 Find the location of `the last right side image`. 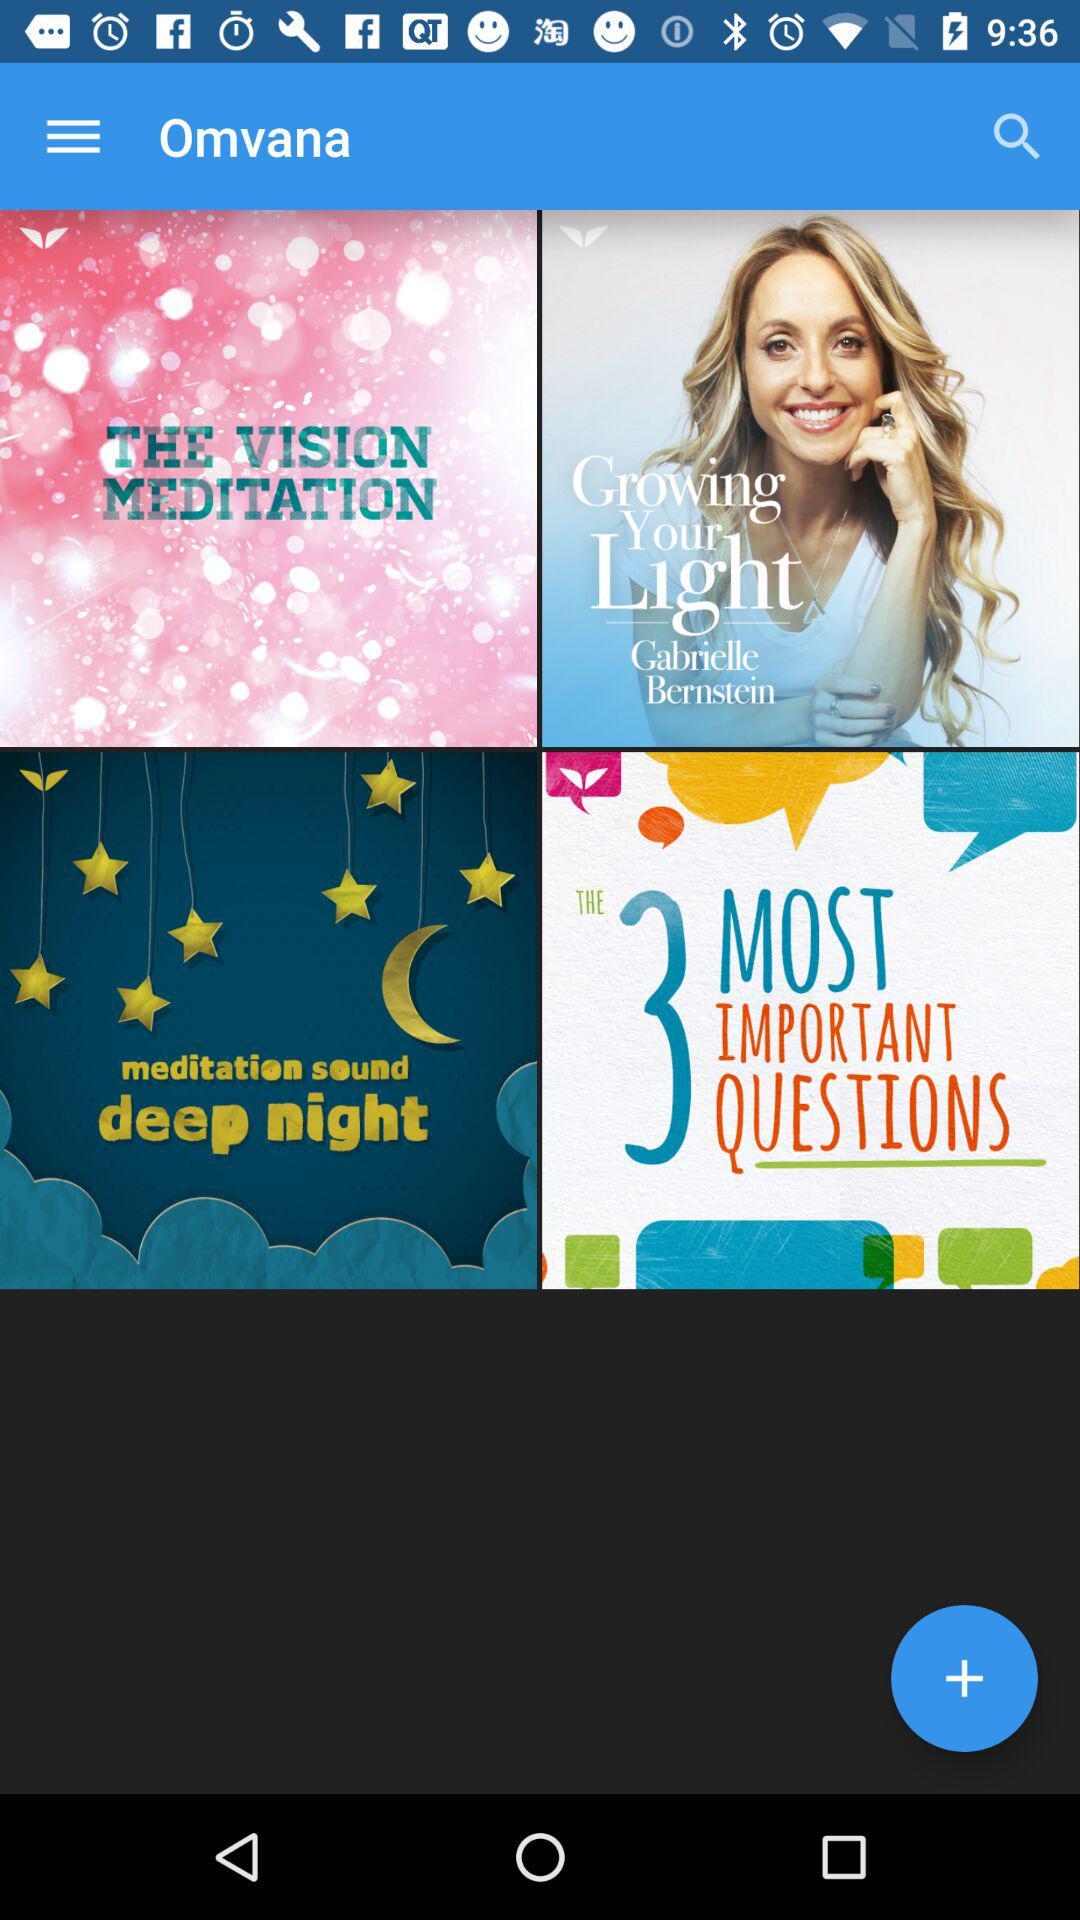

the last right side image is located at coordinates (810, 1020).